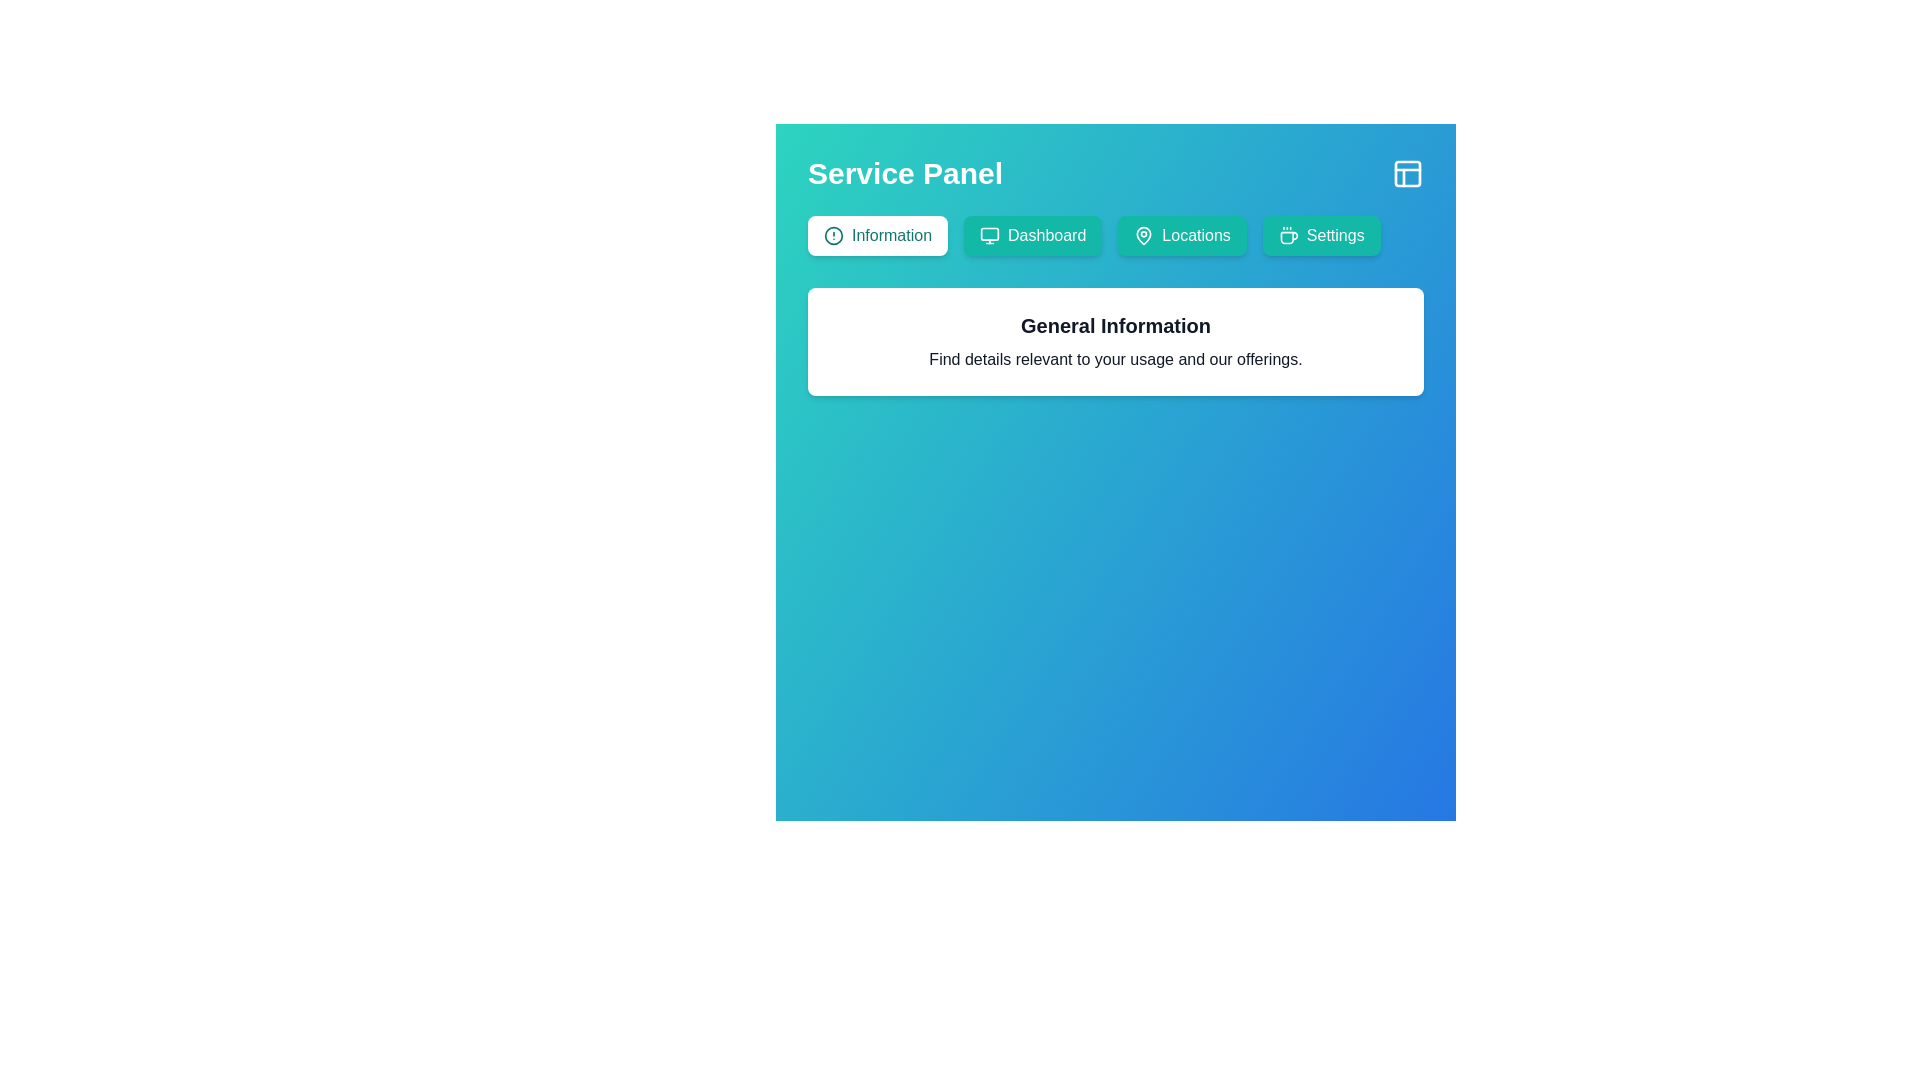 The height and width of the screenshot is (1080, 1920). Describe the element at coordinates (1144, 234) in the screenshot. I see `the pin icon located on the 'Locations' button in the navigation bar` at that location.